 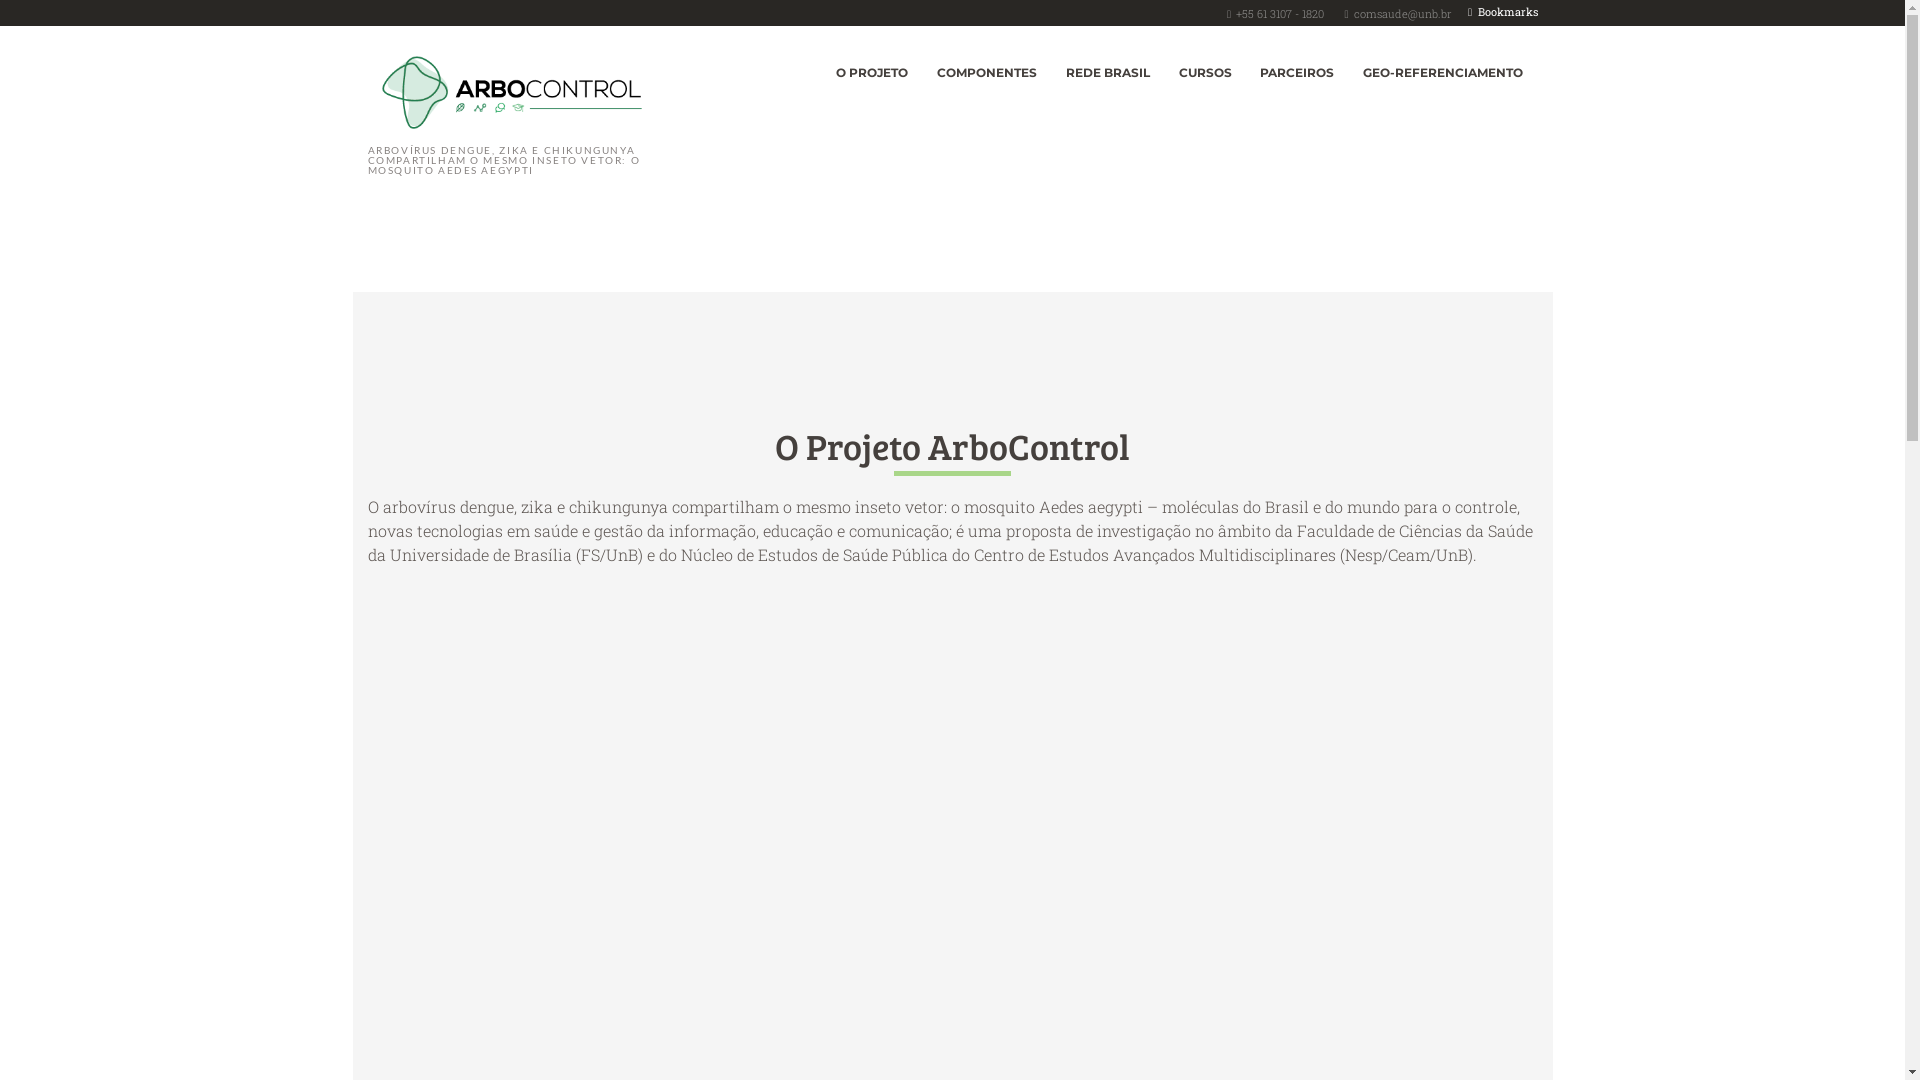 I want to click on 'COMPONENTES', so click(x=987, y=72).